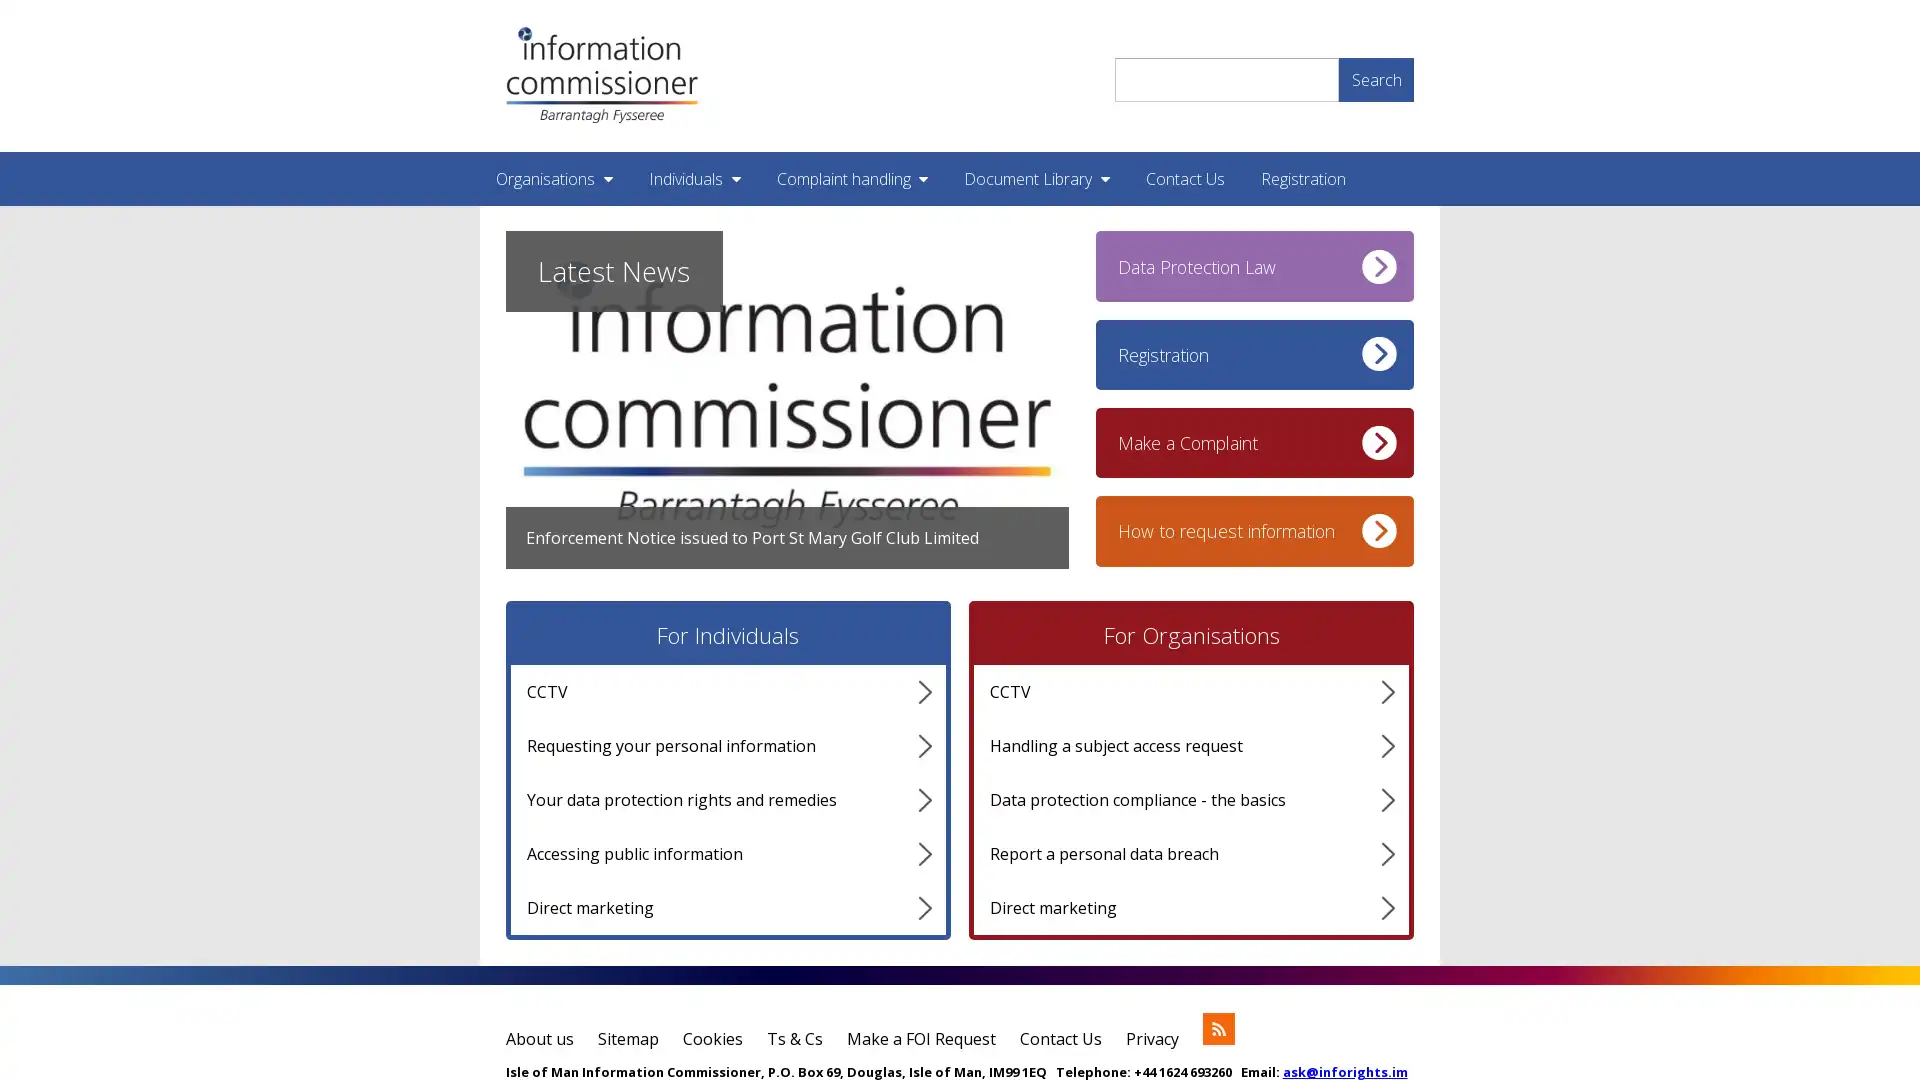 This screenshot has height=1080, width=1920. Describe the element at coordinates (1375, 77) in the screenshot. I see `Search` at that location.